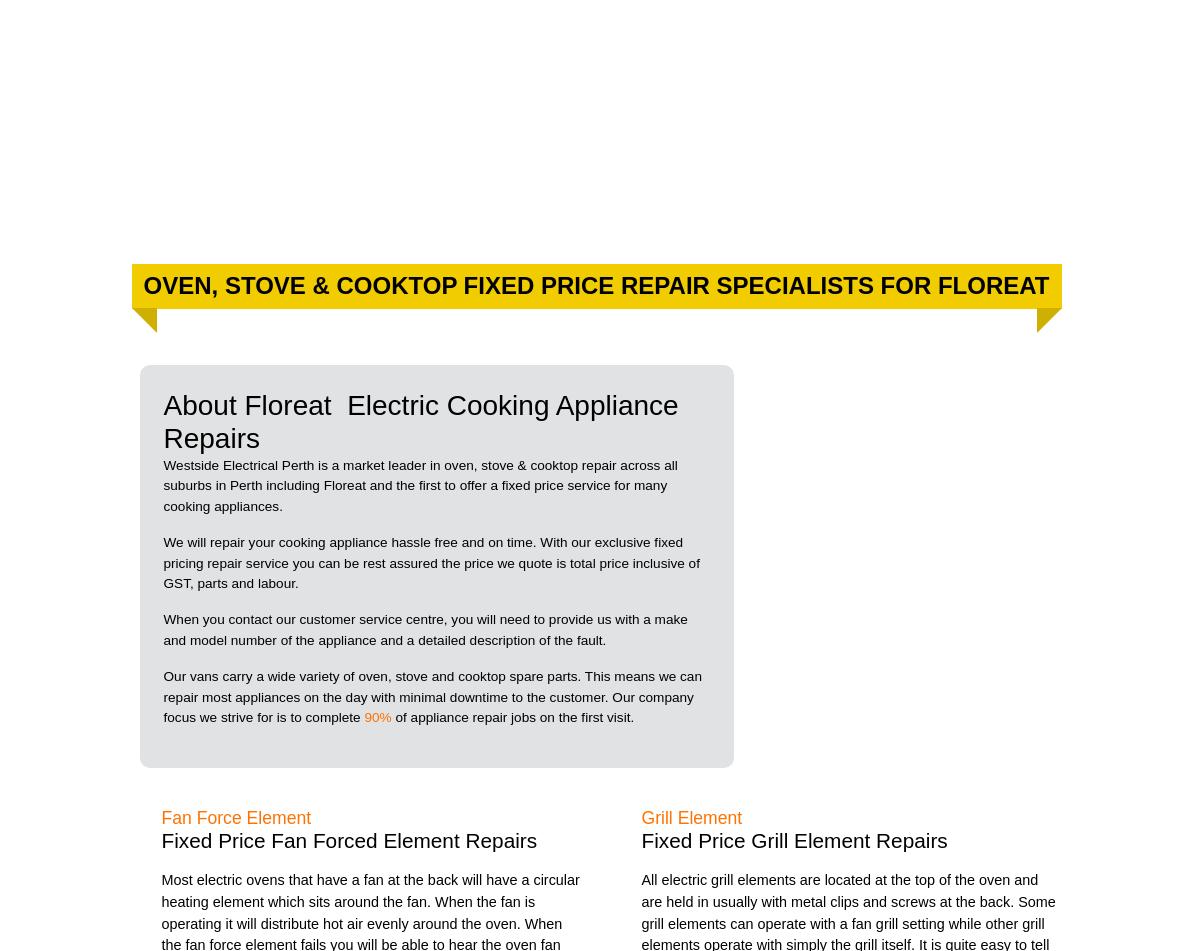  What do you see at coordinates (235, 816) in the screenshot?
I see `'Fan Force Element'` at bounding box center [235, 816].